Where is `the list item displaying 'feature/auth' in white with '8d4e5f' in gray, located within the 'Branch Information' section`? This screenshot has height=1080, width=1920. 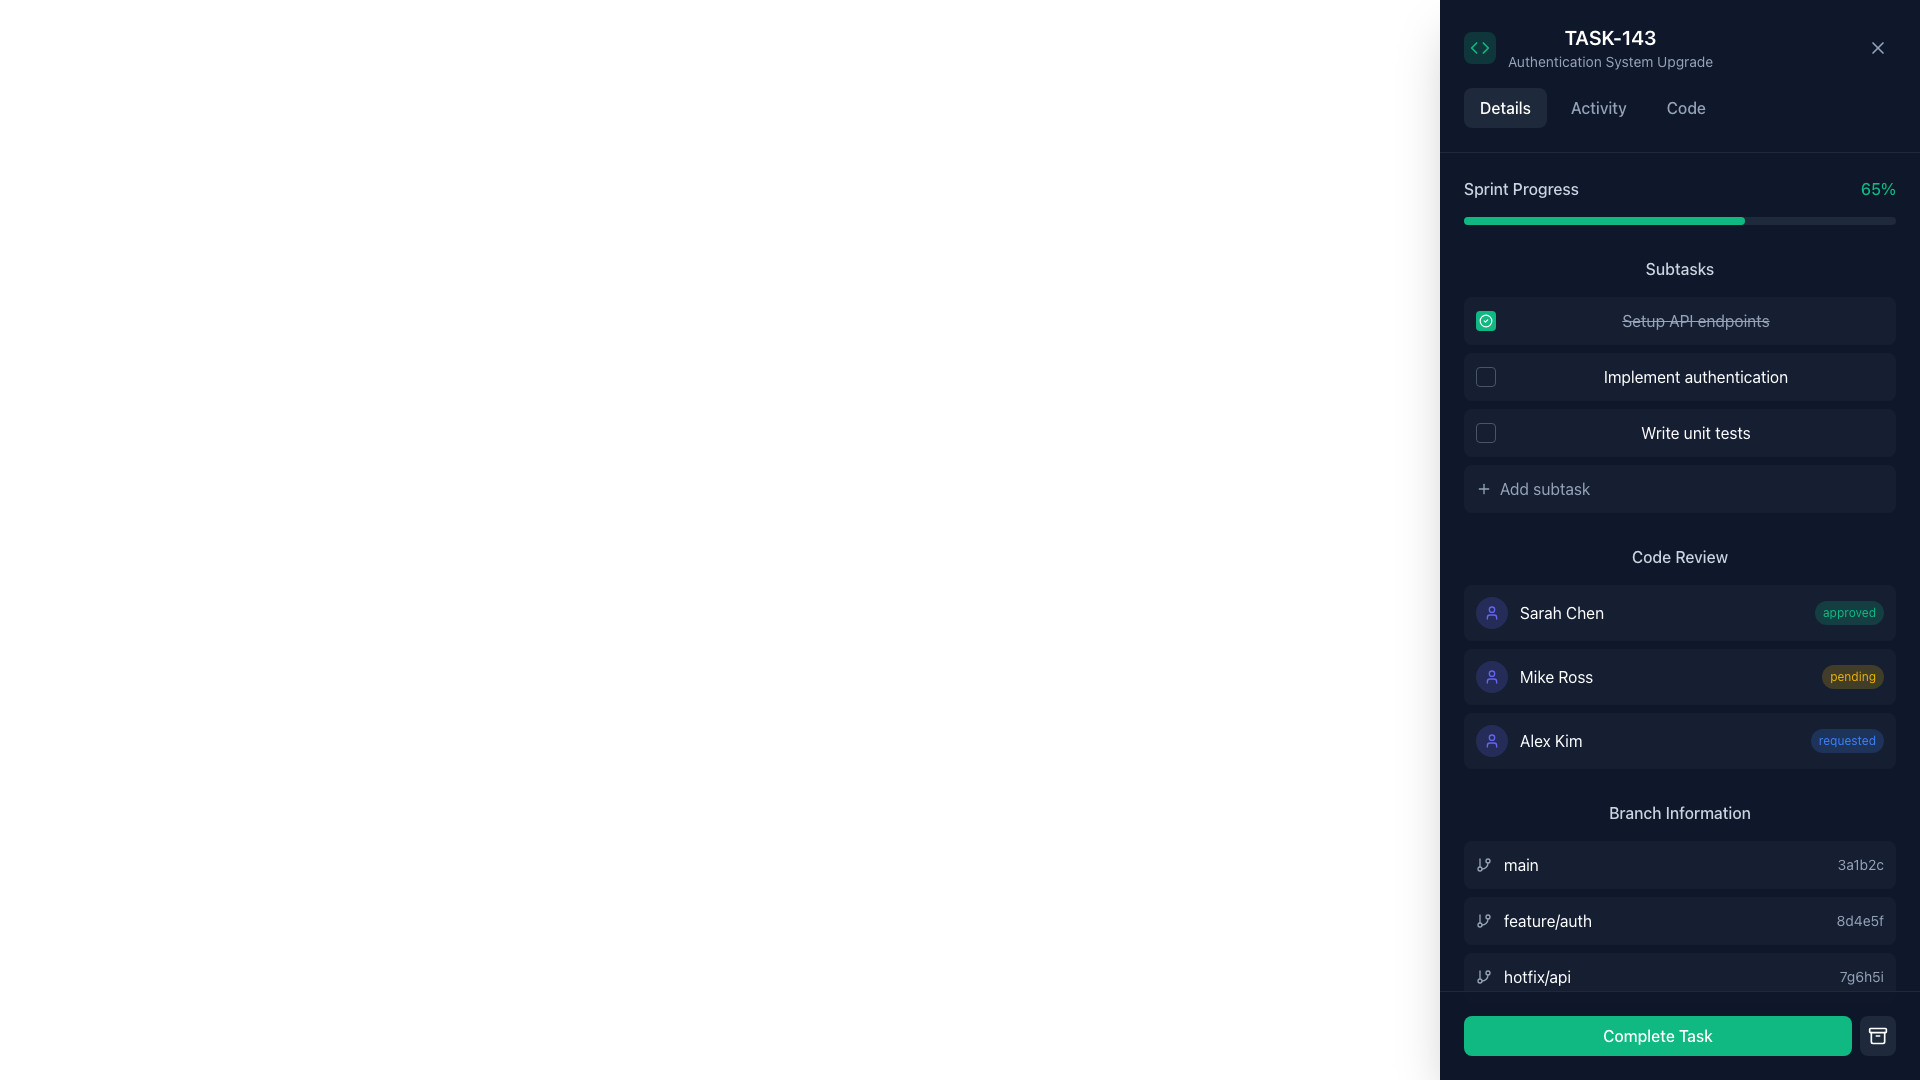
the list item displaying 'feature/auth' in white with '8d4e5f' in gray, located within the 'Branch Information' section is located at coordinates (1680, 921).